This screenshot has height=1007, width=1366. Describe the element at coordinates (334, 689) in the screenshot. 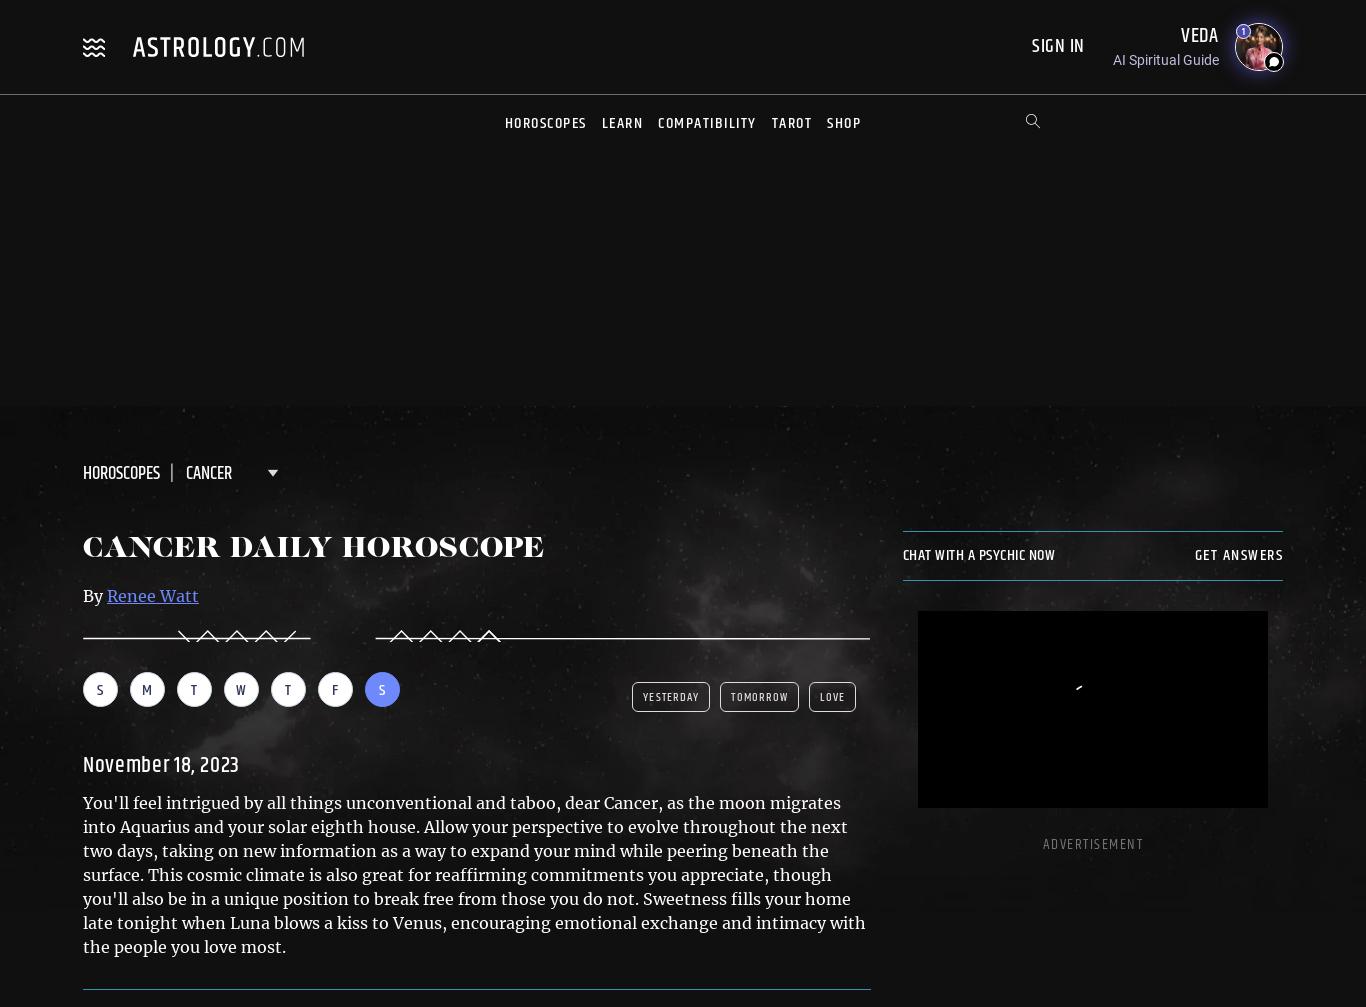

I see `'F'` at that location.